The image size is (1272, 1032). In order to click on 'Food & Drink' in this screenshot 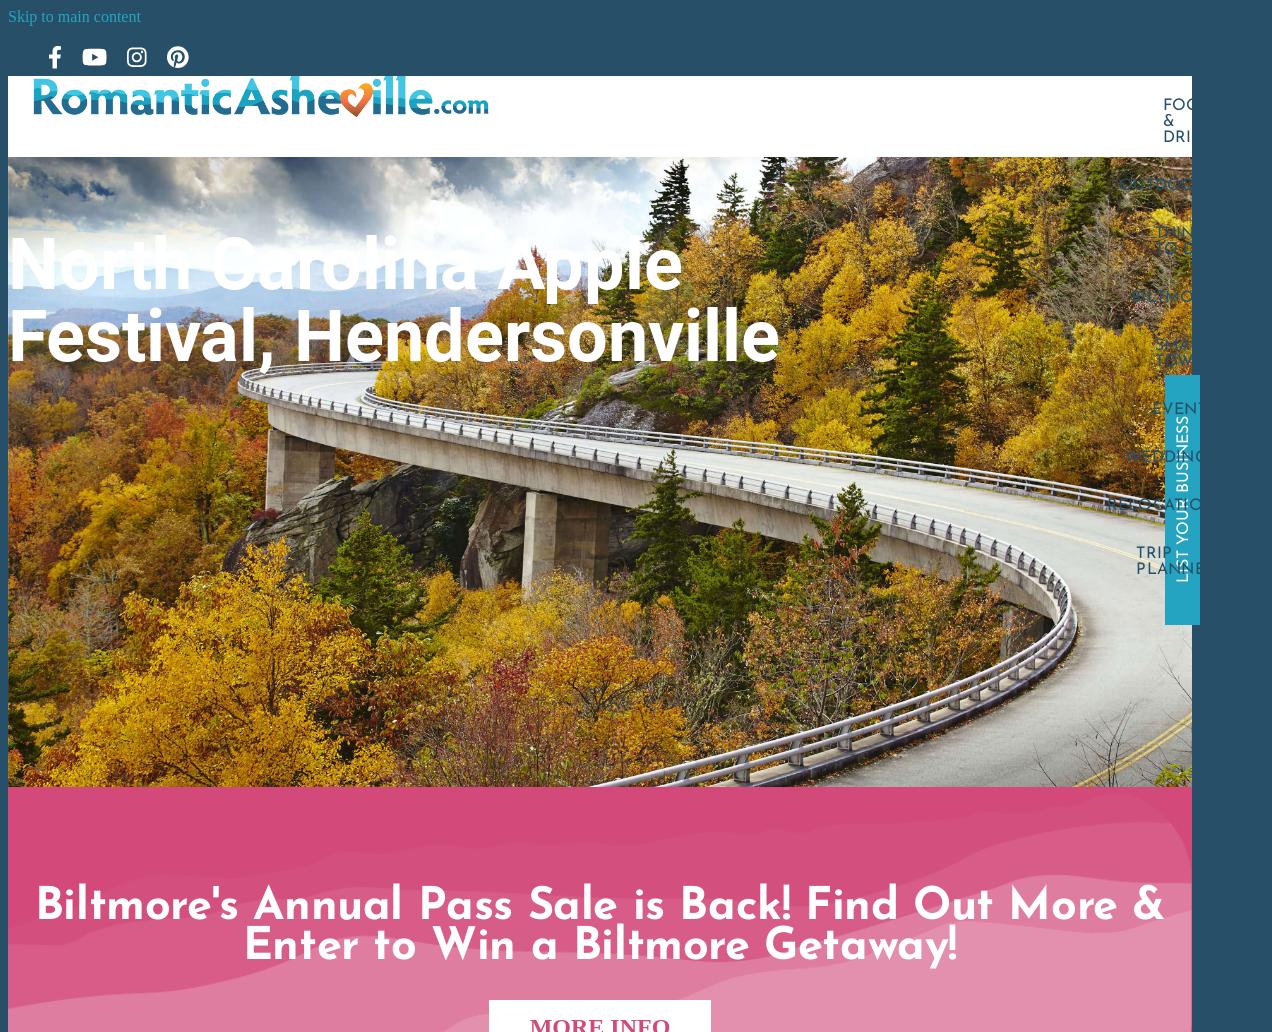, I will do `click(1187, 120)`.